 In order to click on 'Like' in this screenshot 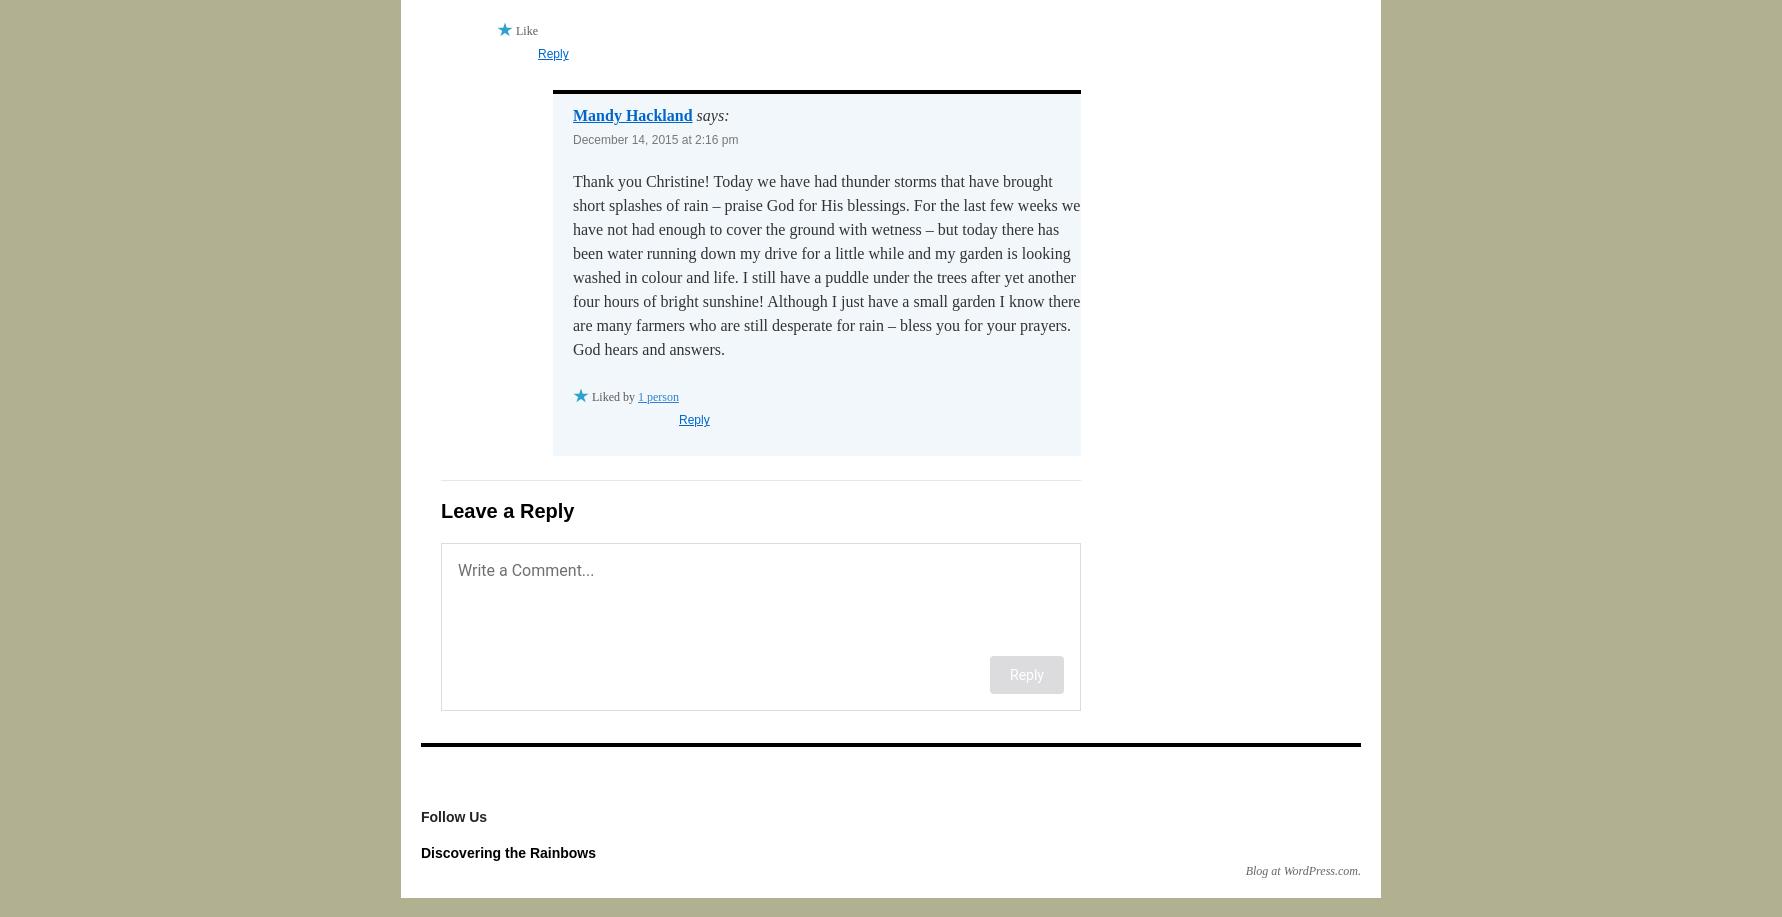, I will do `click(525, 30)`.